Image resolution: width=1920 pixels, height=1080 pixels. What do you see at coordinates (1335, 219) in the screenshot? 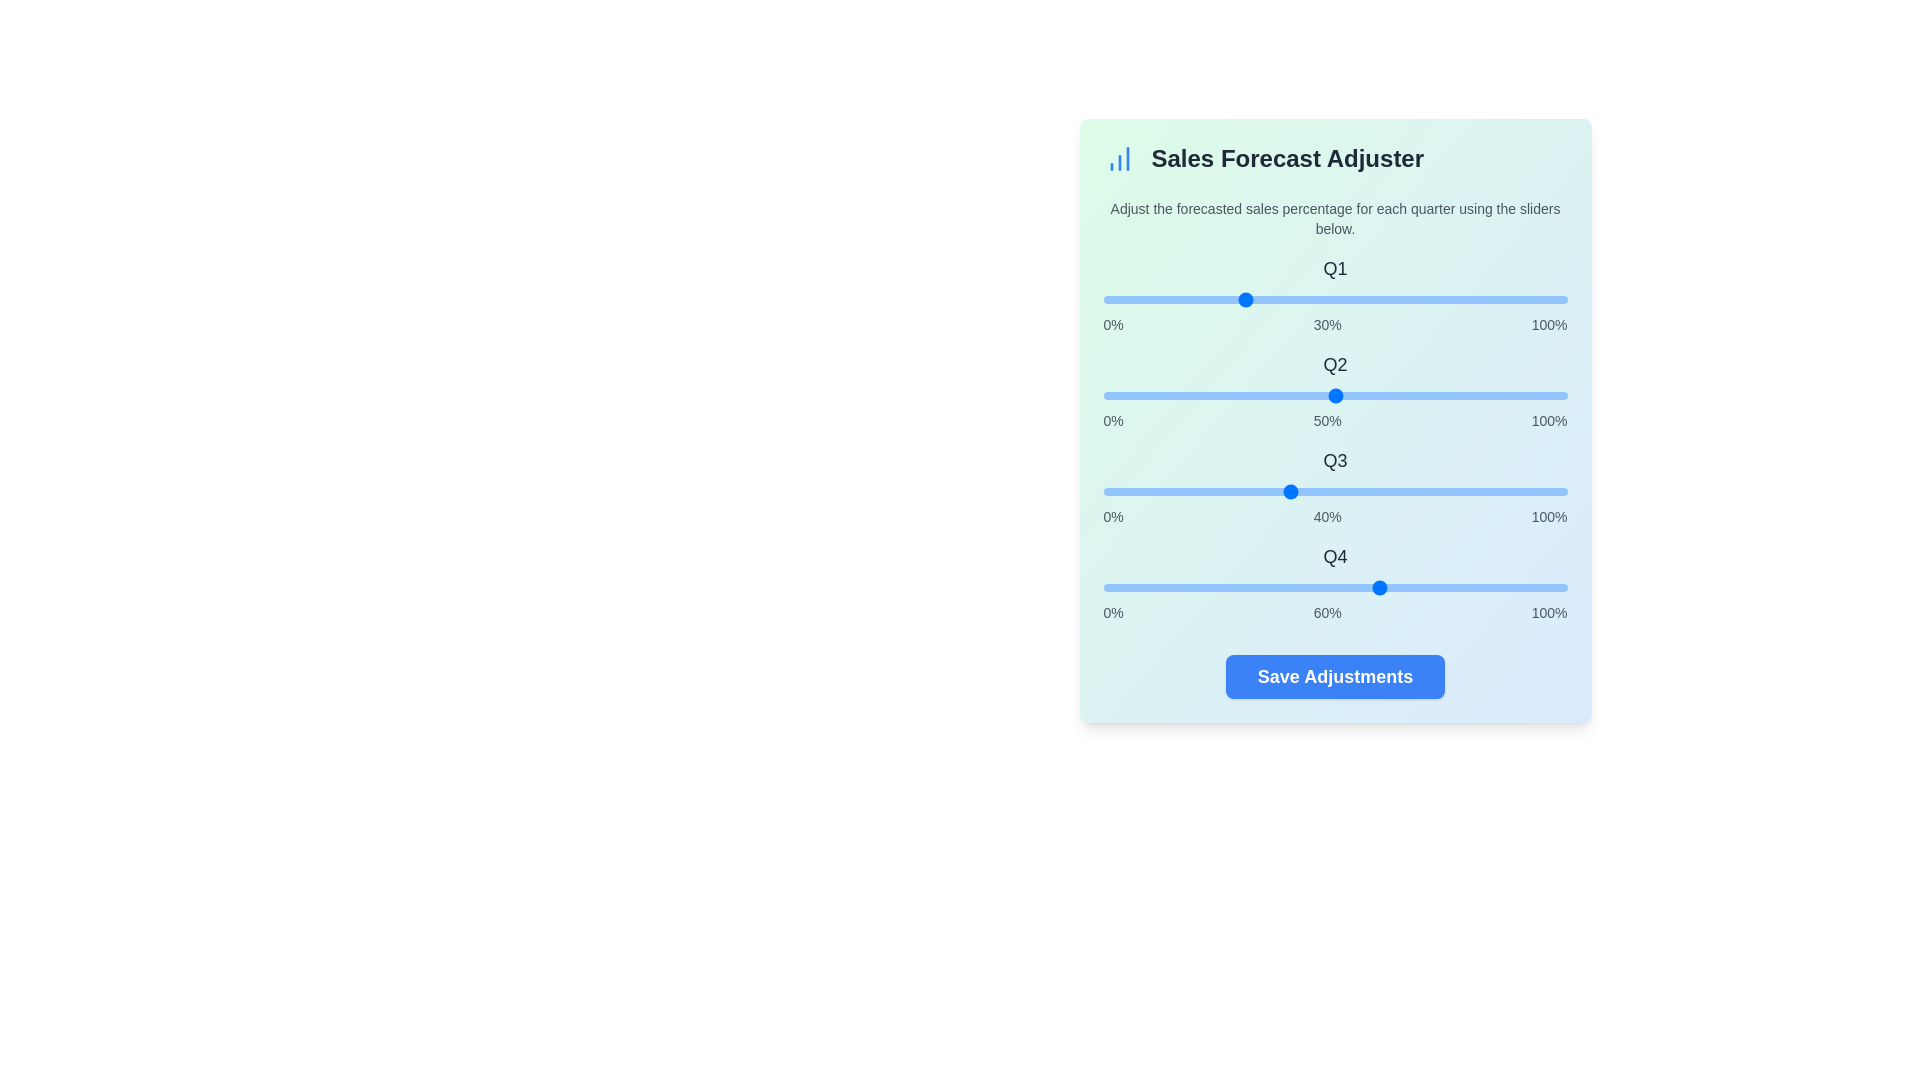
I see `the text 'Adjust the forecasted sales percentage for each quarter using the sliders below.'` at bounding box center [1335, 219].